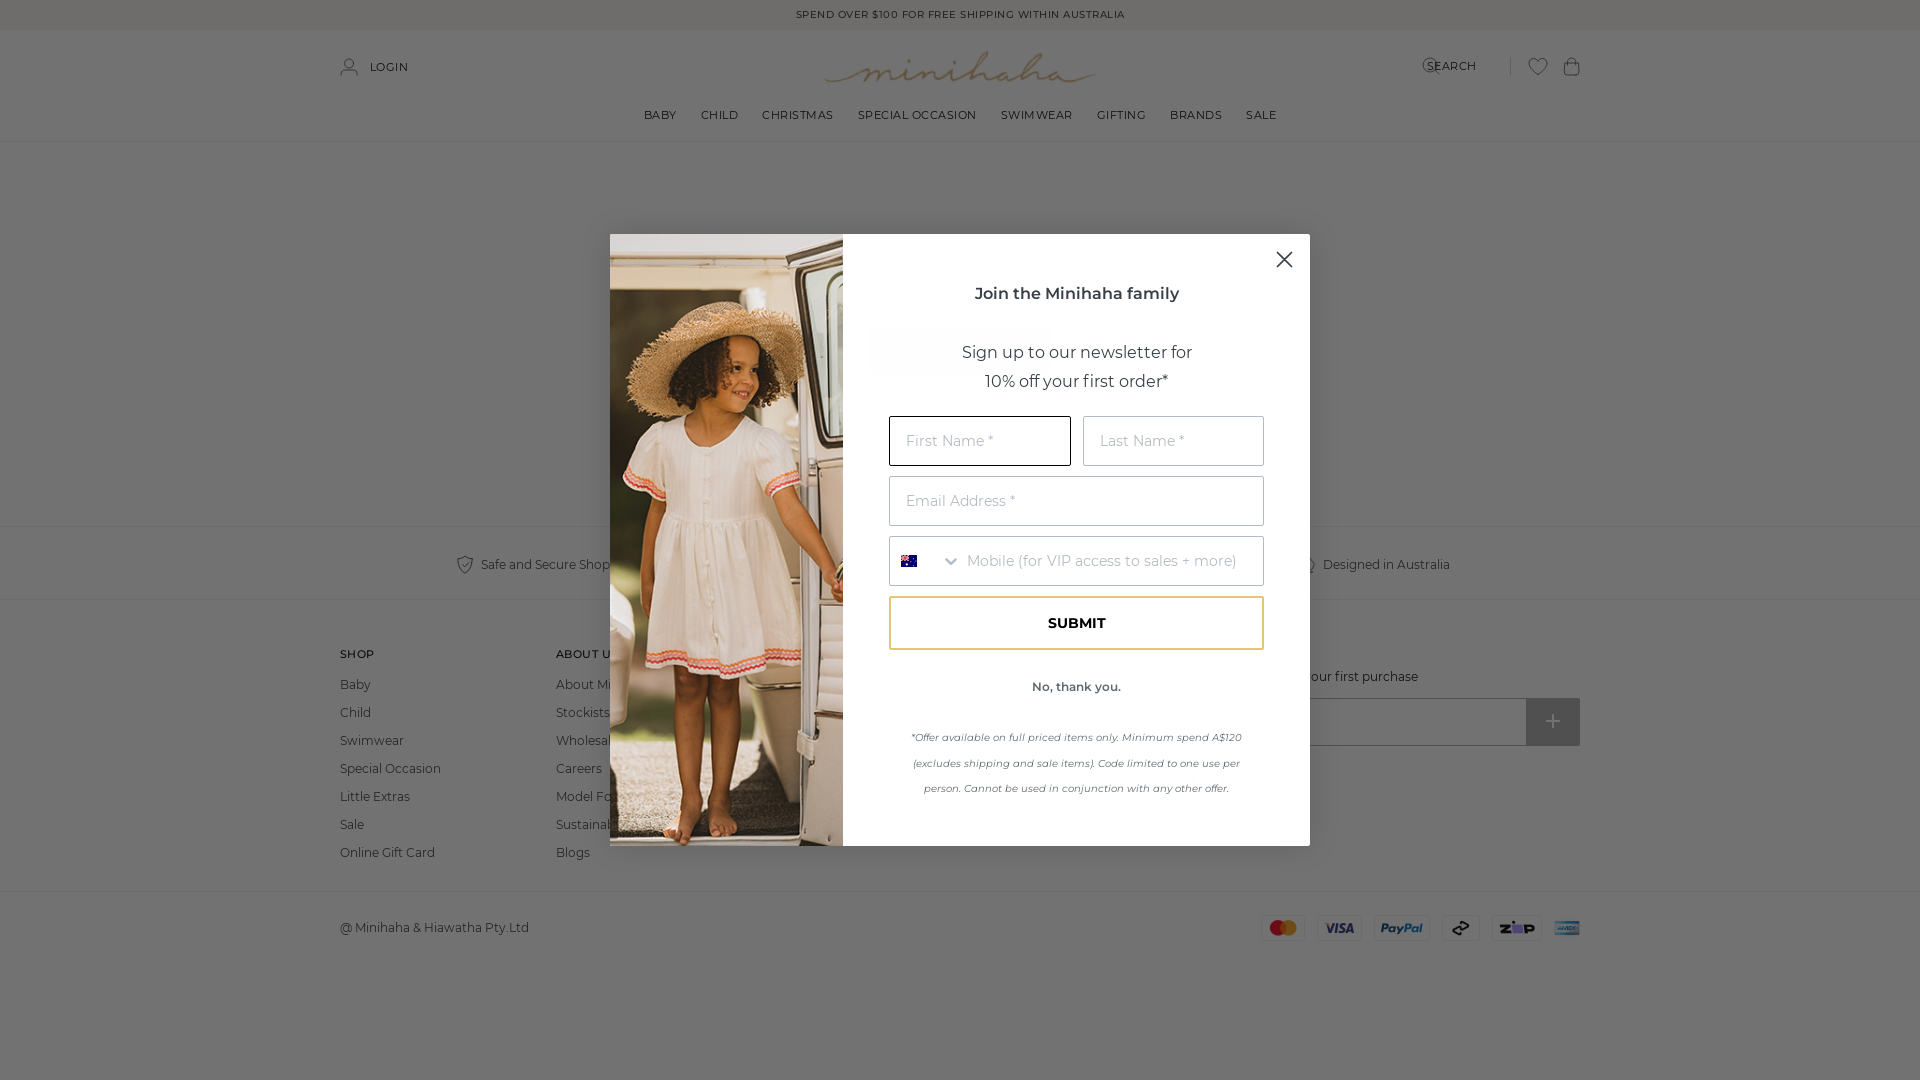 This screenshot has height=1080, width=1920. Describe the element at coordinates (351, 824) in the screenshot. I see `'Sale'` at that location.